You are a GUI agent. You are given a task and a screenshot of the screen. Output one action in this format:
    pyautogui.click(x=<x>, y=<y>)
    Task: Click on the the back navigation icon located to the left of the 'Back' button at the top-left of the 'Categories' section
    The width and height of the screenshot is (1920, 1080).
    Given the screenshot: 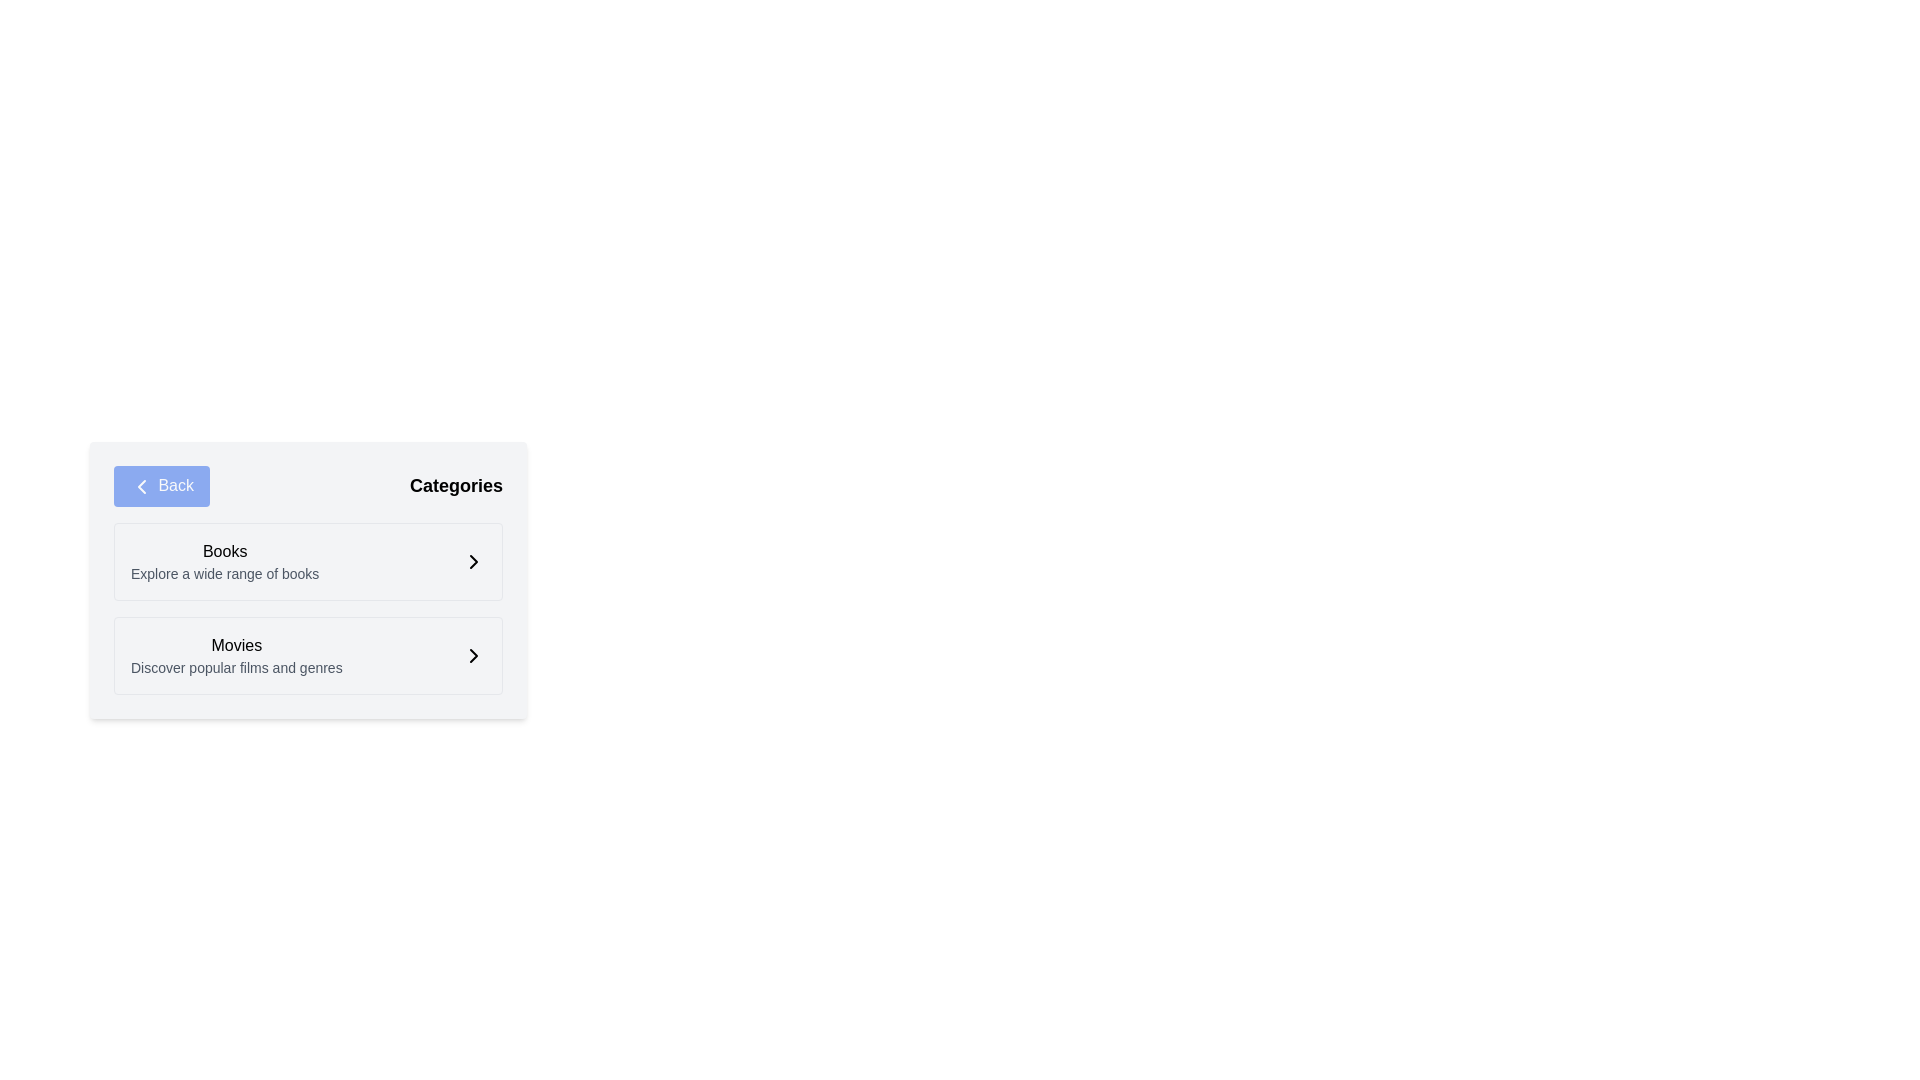 What is the action you would take?
    pyautogui.click(x=141, y=486)
    